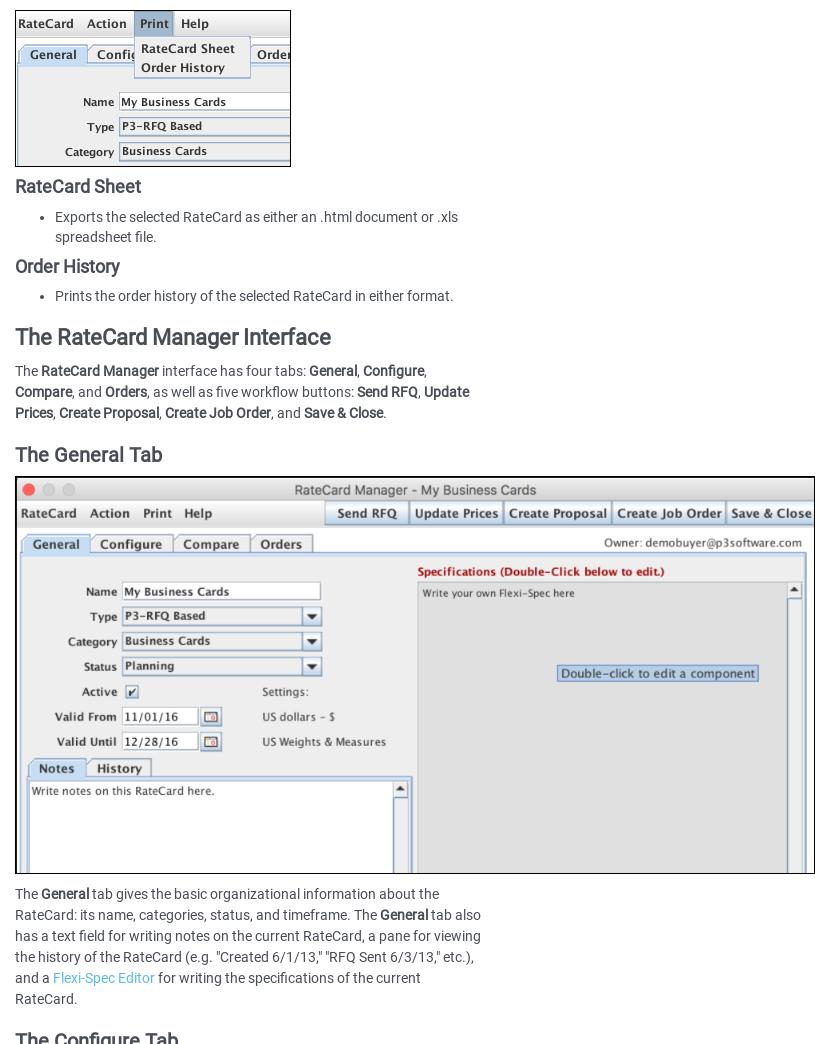 The image size is (815, 1044). I want to click on 'tab gives the basic organizational information about the RateCard: its name, categories, status, and timeframe. The', so click(226, 904).